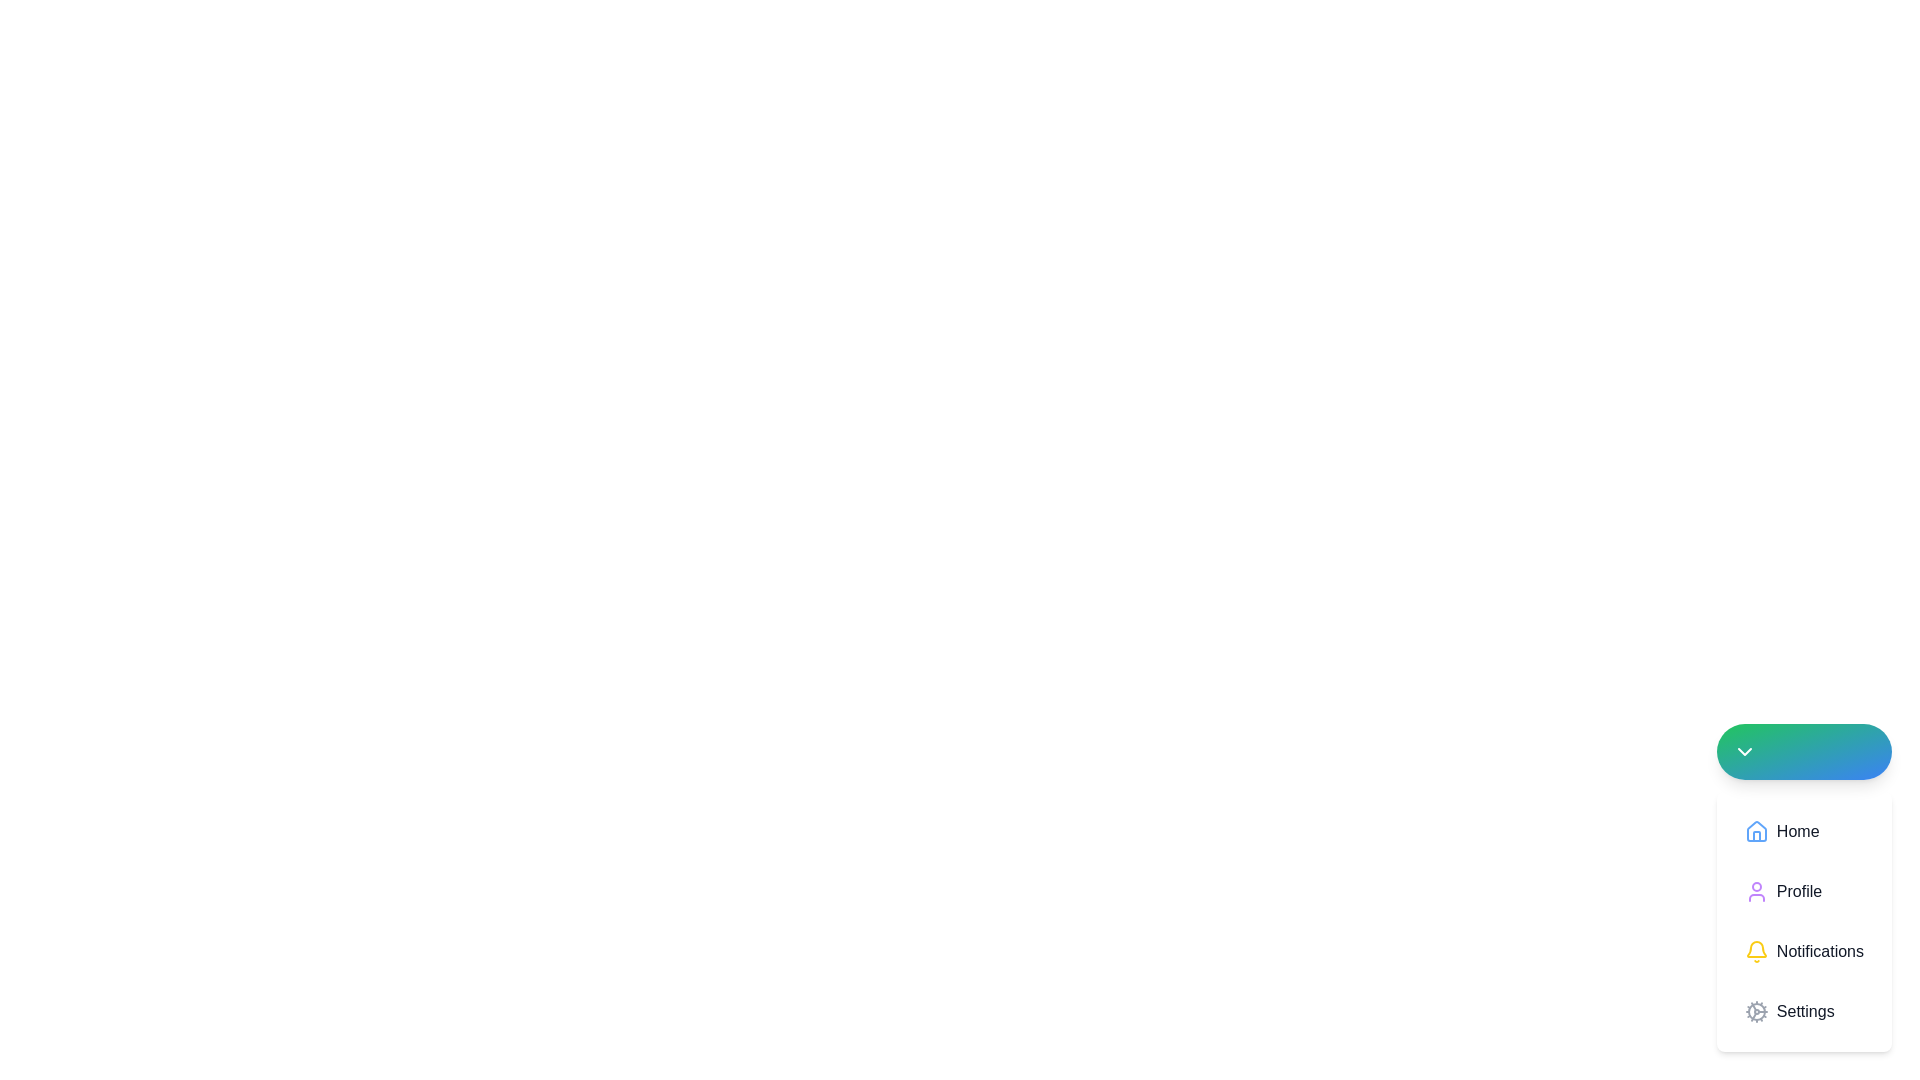 The height and width of the screenshot is (1080, 1920). I want to click on the yellow bell icon located to the left of the 'Notifications' label in the dropdown menu, so click(1755, 951).